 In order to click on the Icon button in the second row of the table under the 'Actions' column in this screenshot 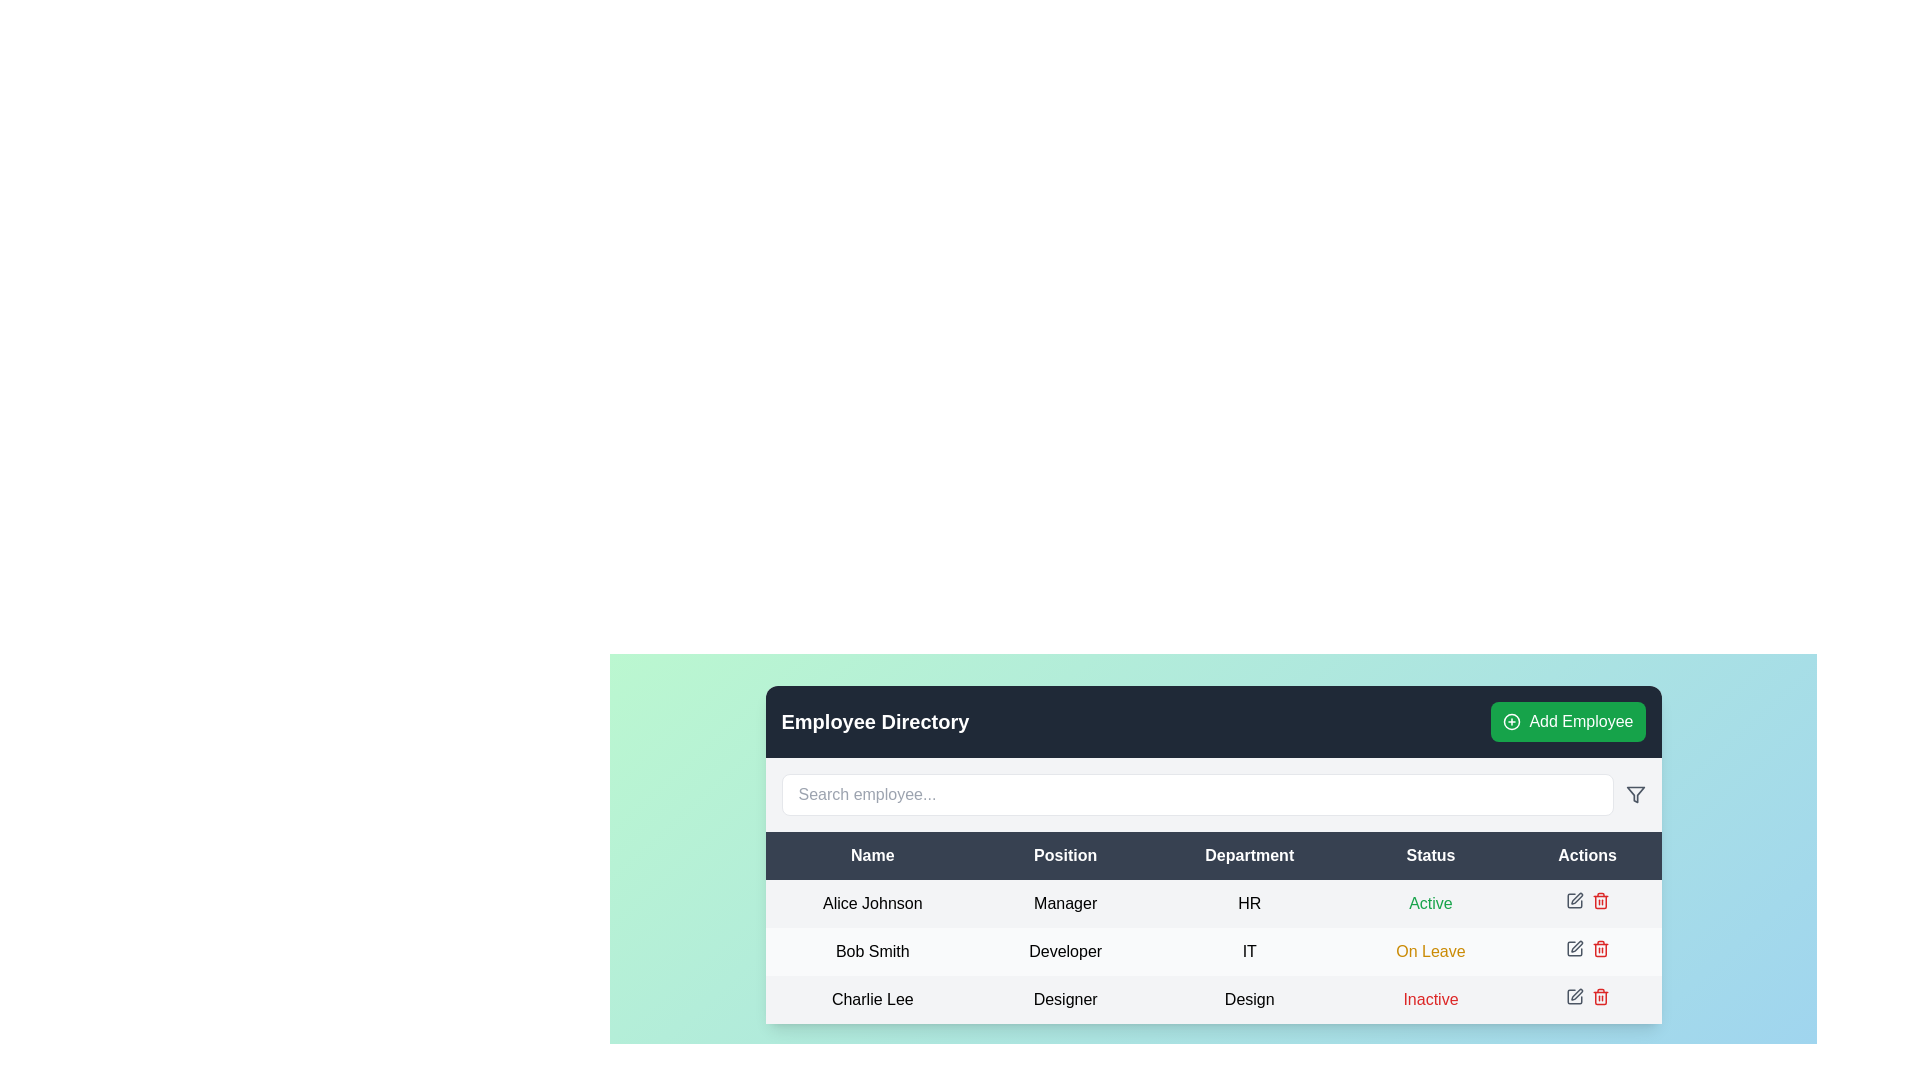, I will do `click(1573, 947)`.